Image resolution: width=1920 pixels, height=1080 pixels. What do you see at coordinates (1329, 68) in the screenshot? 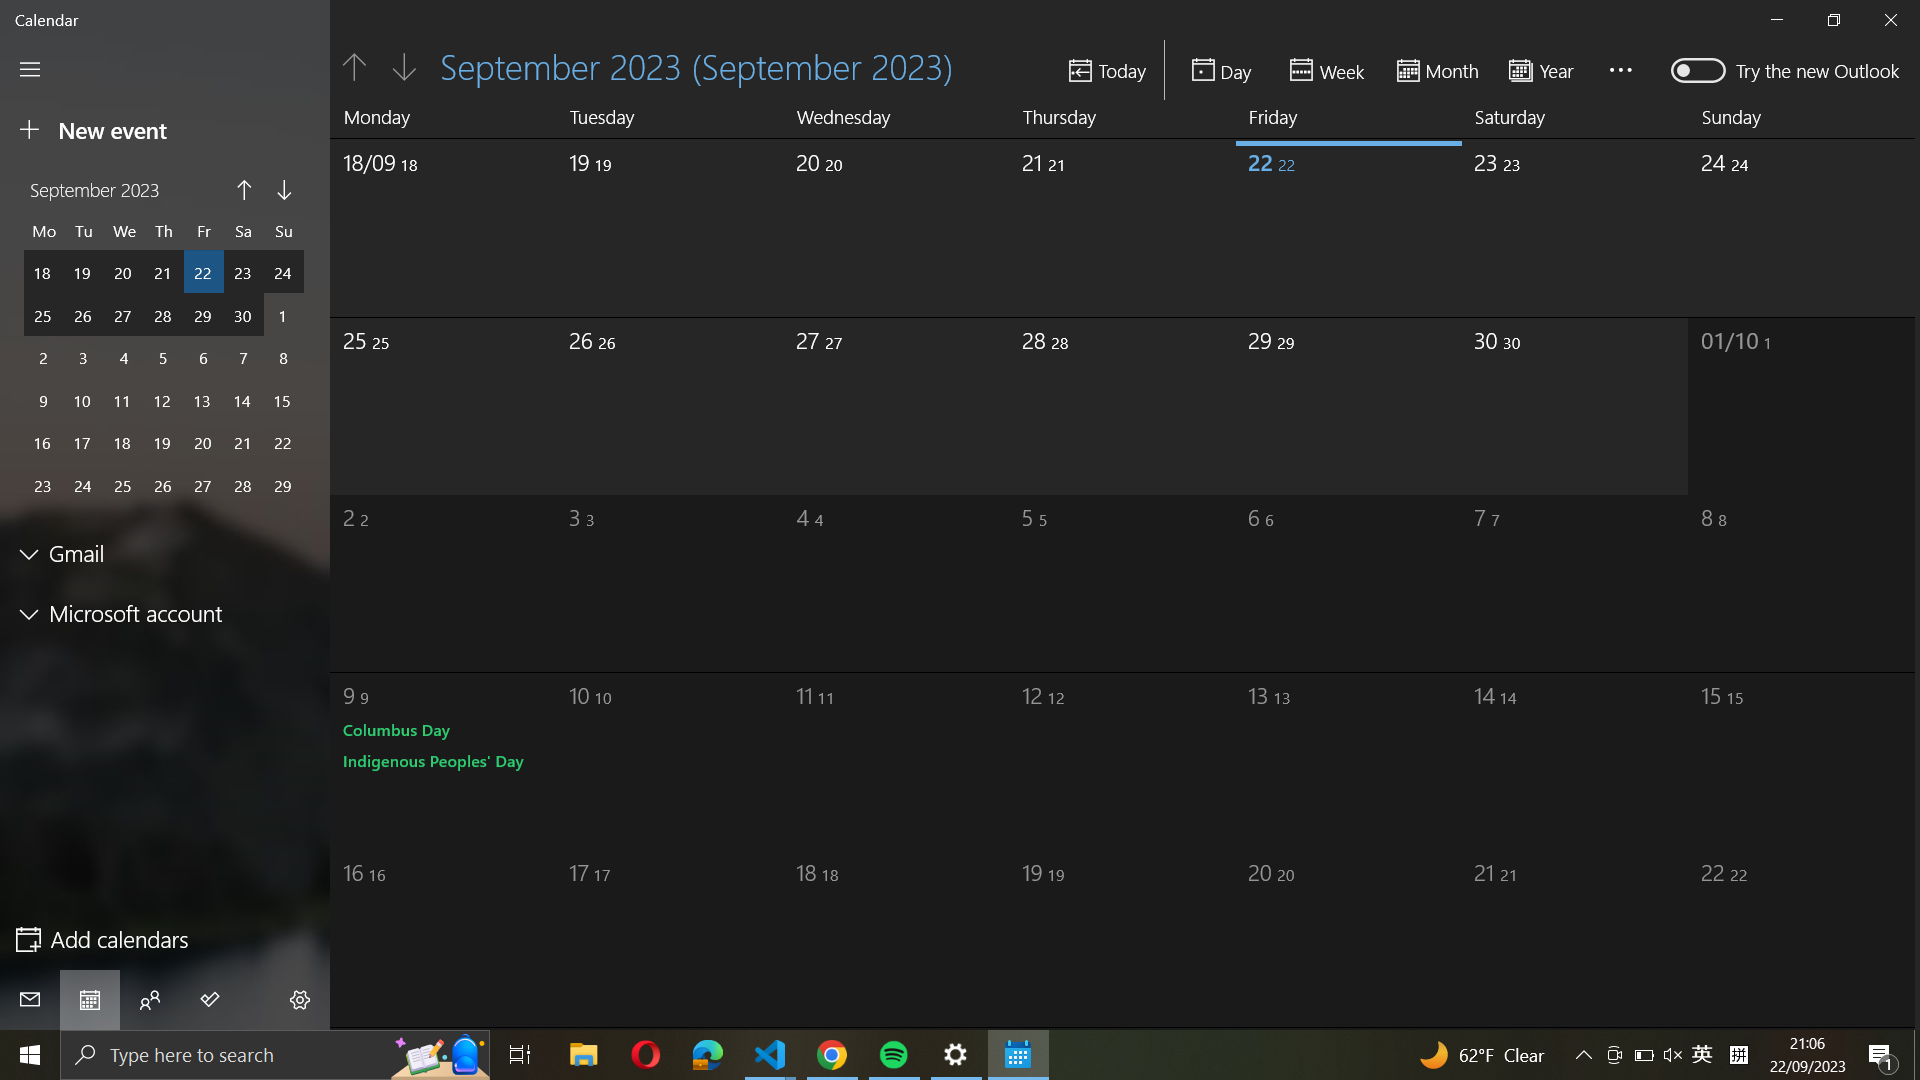
I see `Transform calendar plan to "Week` at bounding box center [1329, 68].